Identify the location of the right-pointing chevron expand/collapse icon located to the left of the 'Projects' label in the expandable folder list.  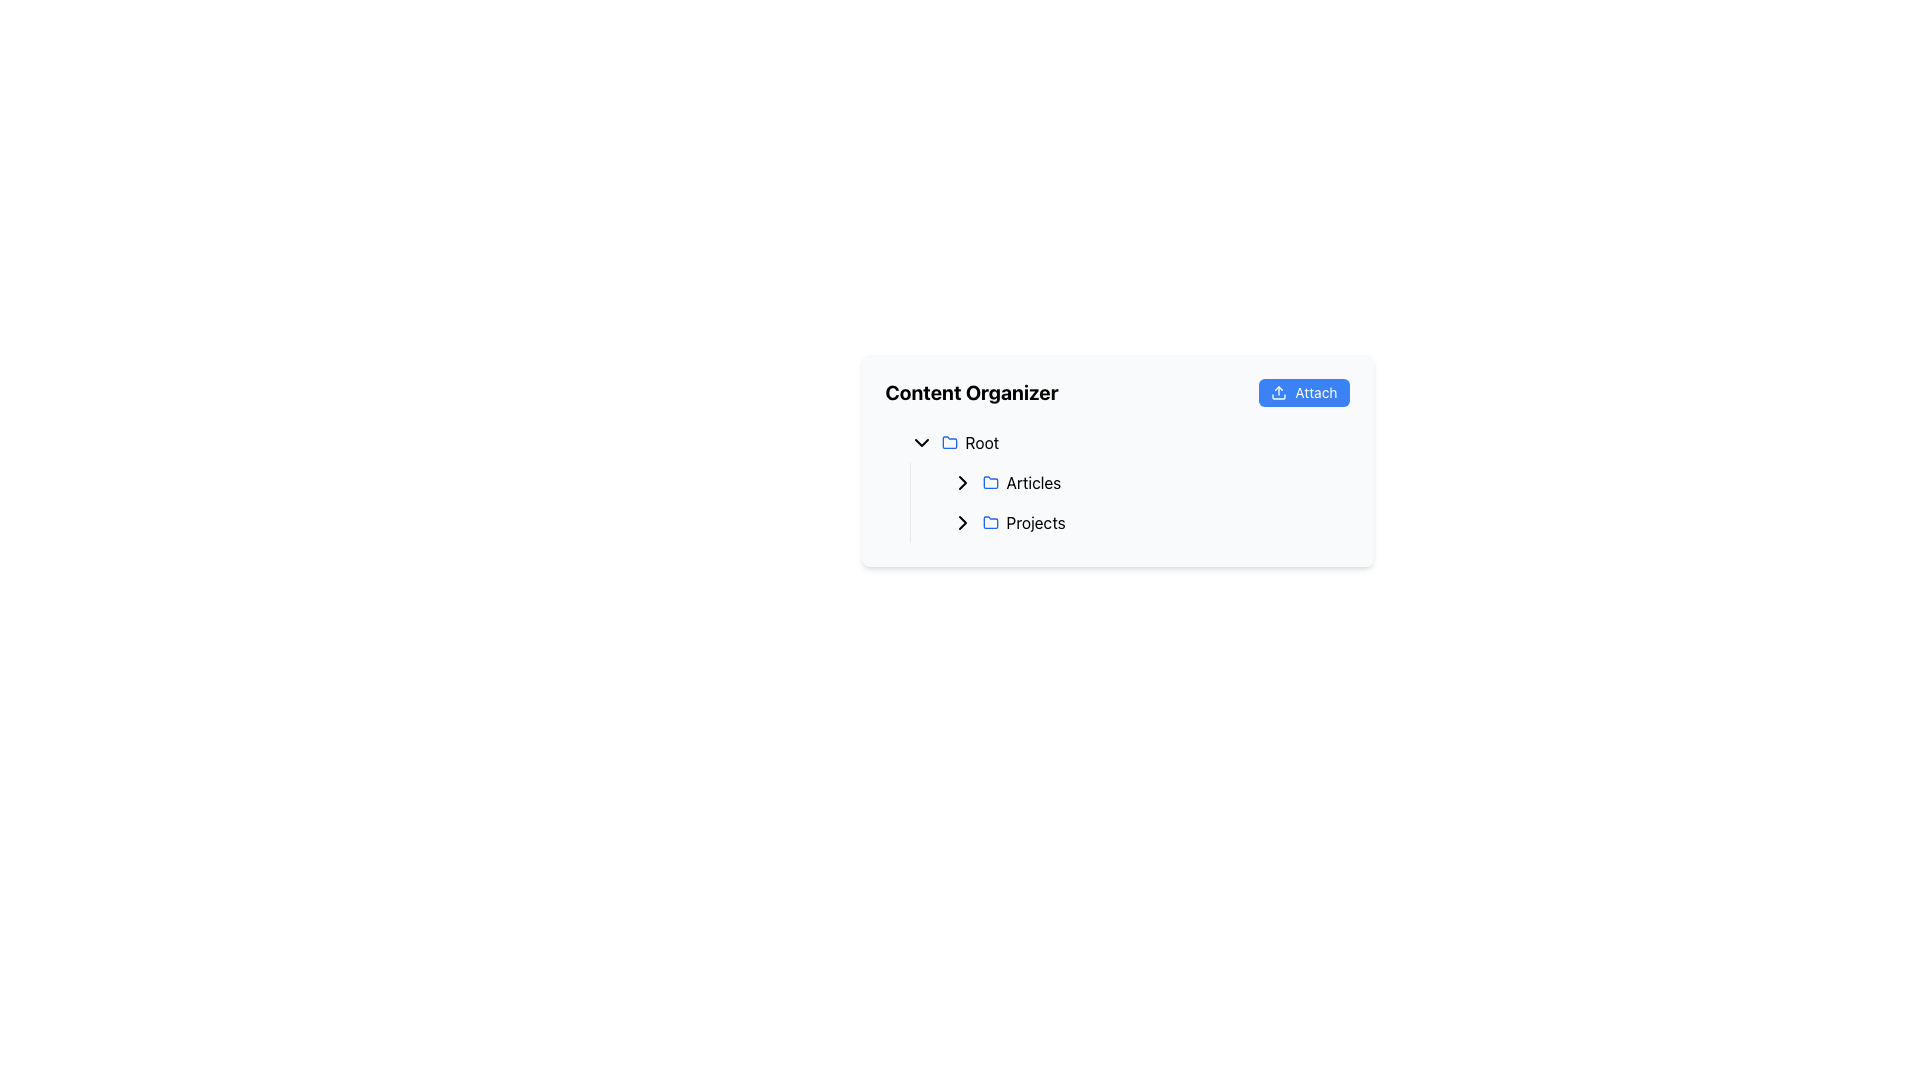
(962, 522).